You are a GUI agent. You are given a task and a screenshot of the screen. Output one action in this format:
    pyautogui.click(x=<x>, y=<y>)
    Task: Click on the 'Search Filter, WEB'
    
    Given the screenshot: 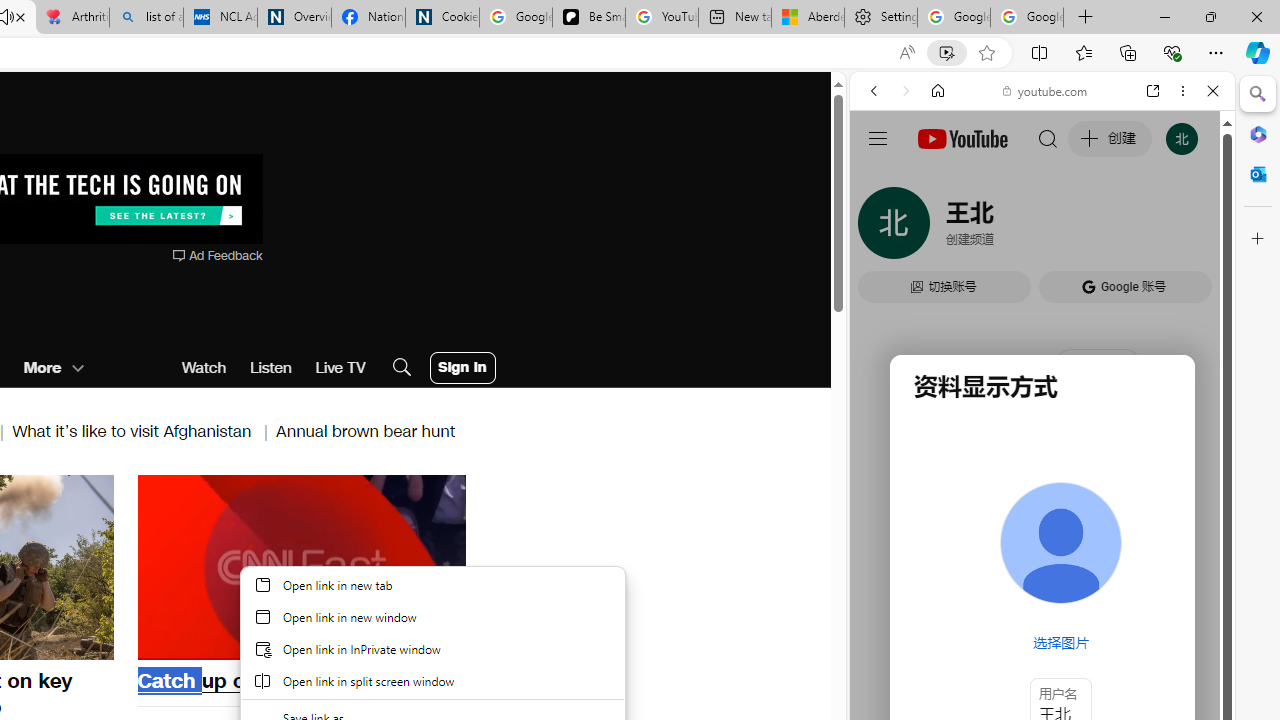 What is the action you would take?
    pyautogui.click(x=881, y=227)
    